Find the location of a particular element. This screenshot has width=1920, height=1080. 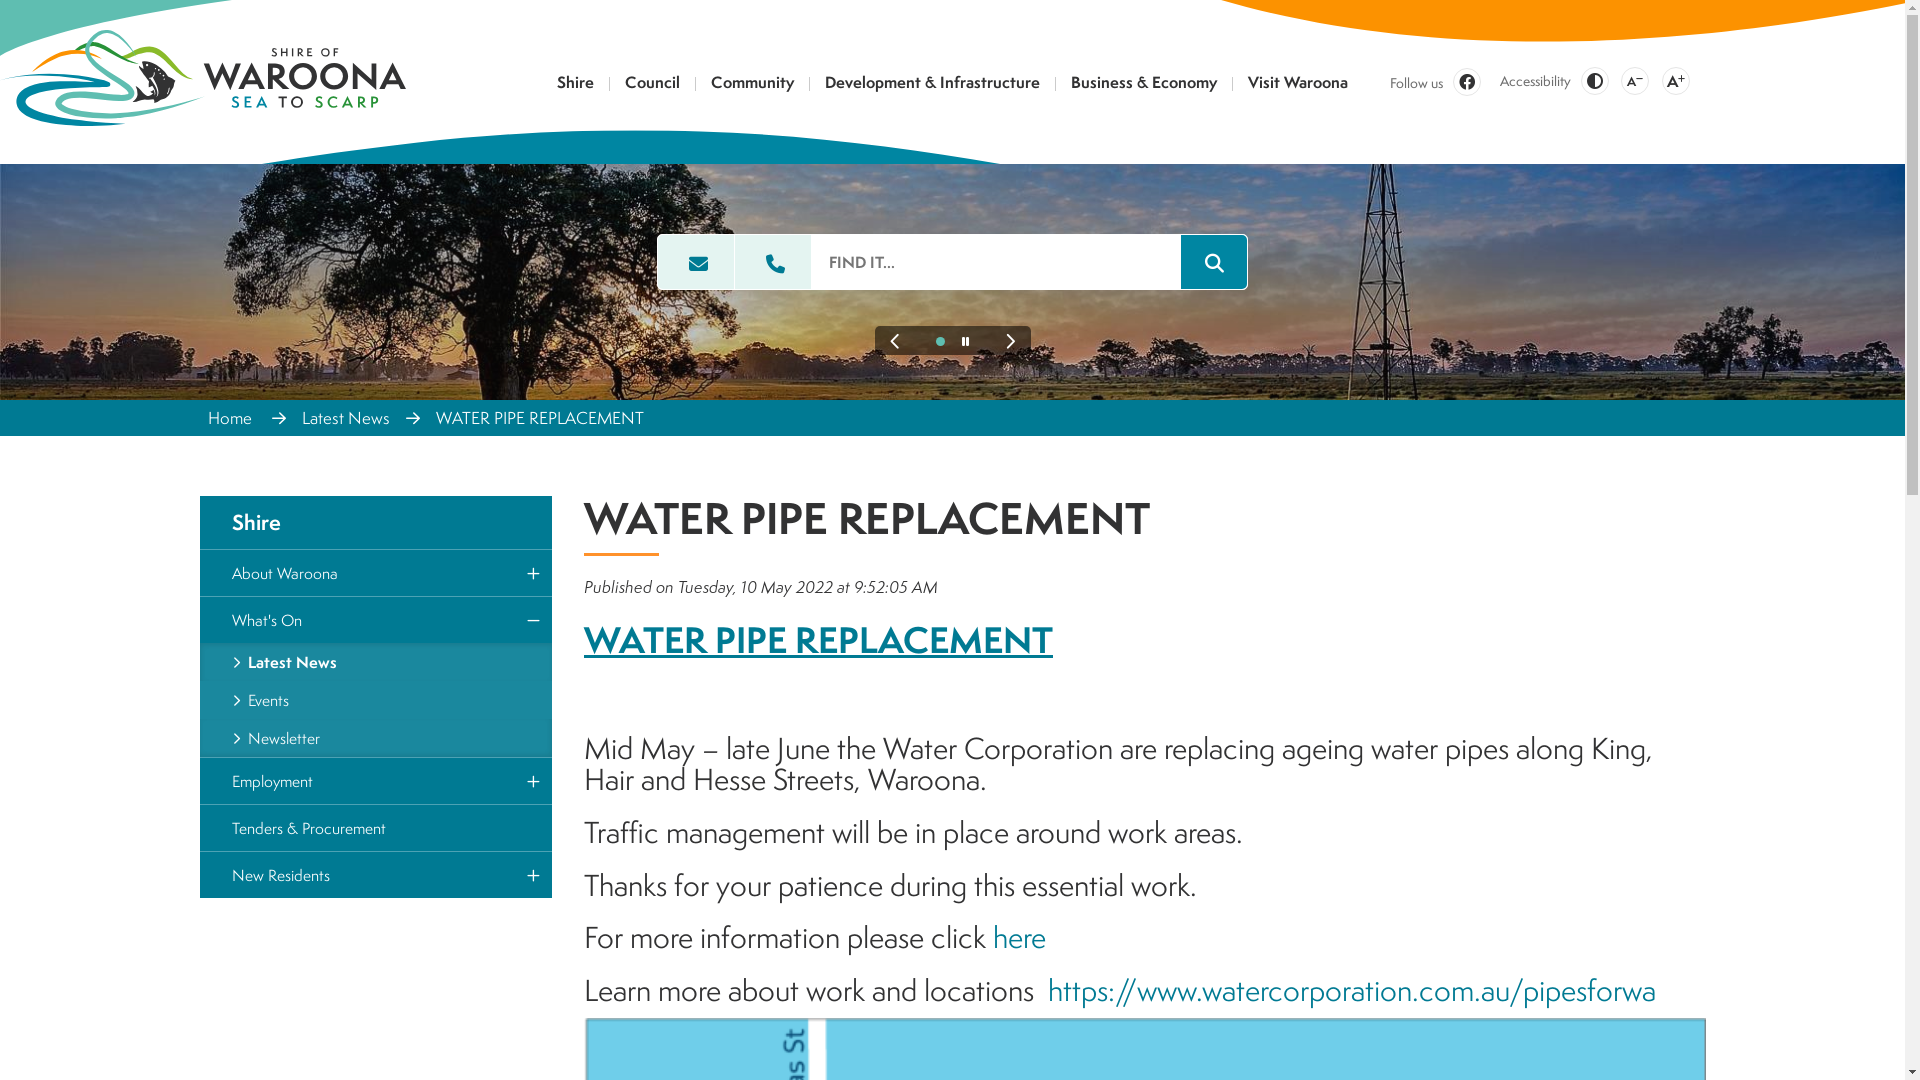

'Business & Economy' is located at coordinates (1144, 87).